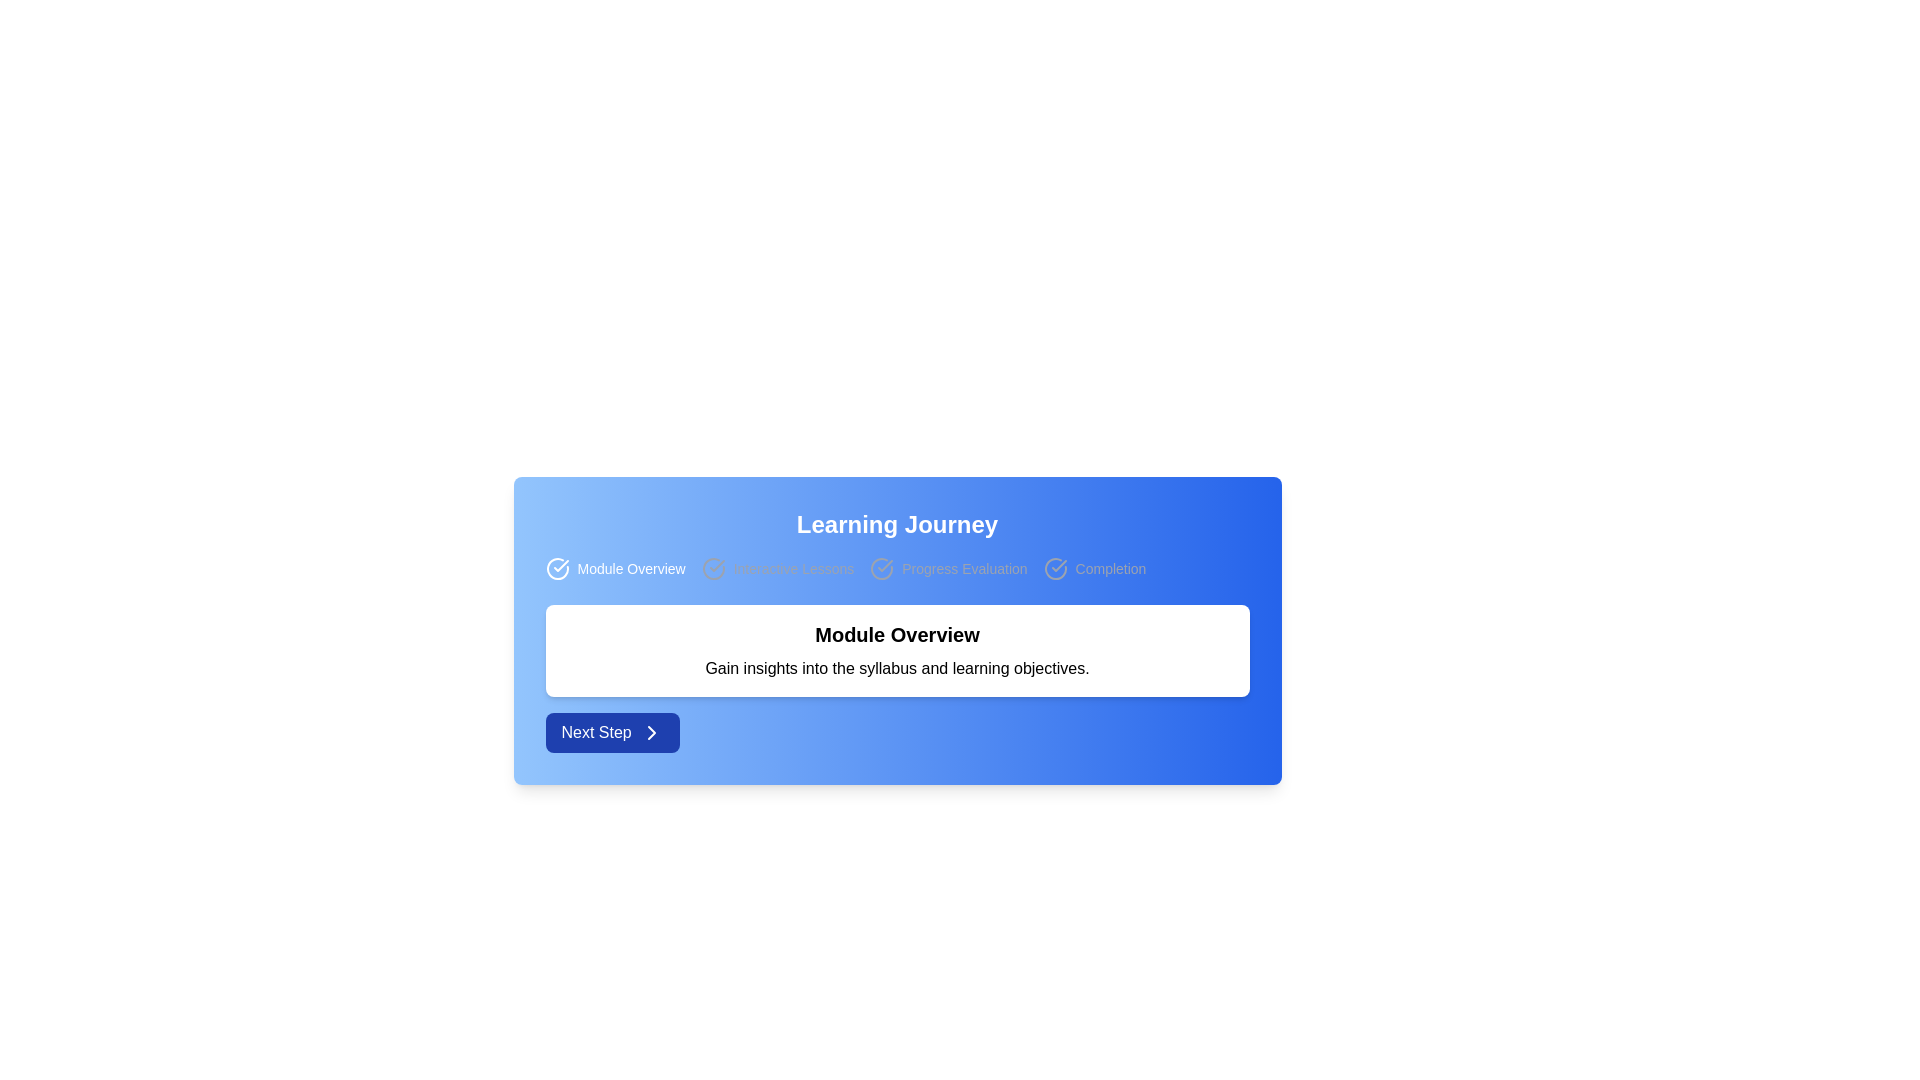 This screenshot has height=1080, width=1920. I want to click on the visual state of the 'Module Overview' icon located at the top-left corner of the blue card layout, which represents the completion or selection of a module, so click(557, 569).